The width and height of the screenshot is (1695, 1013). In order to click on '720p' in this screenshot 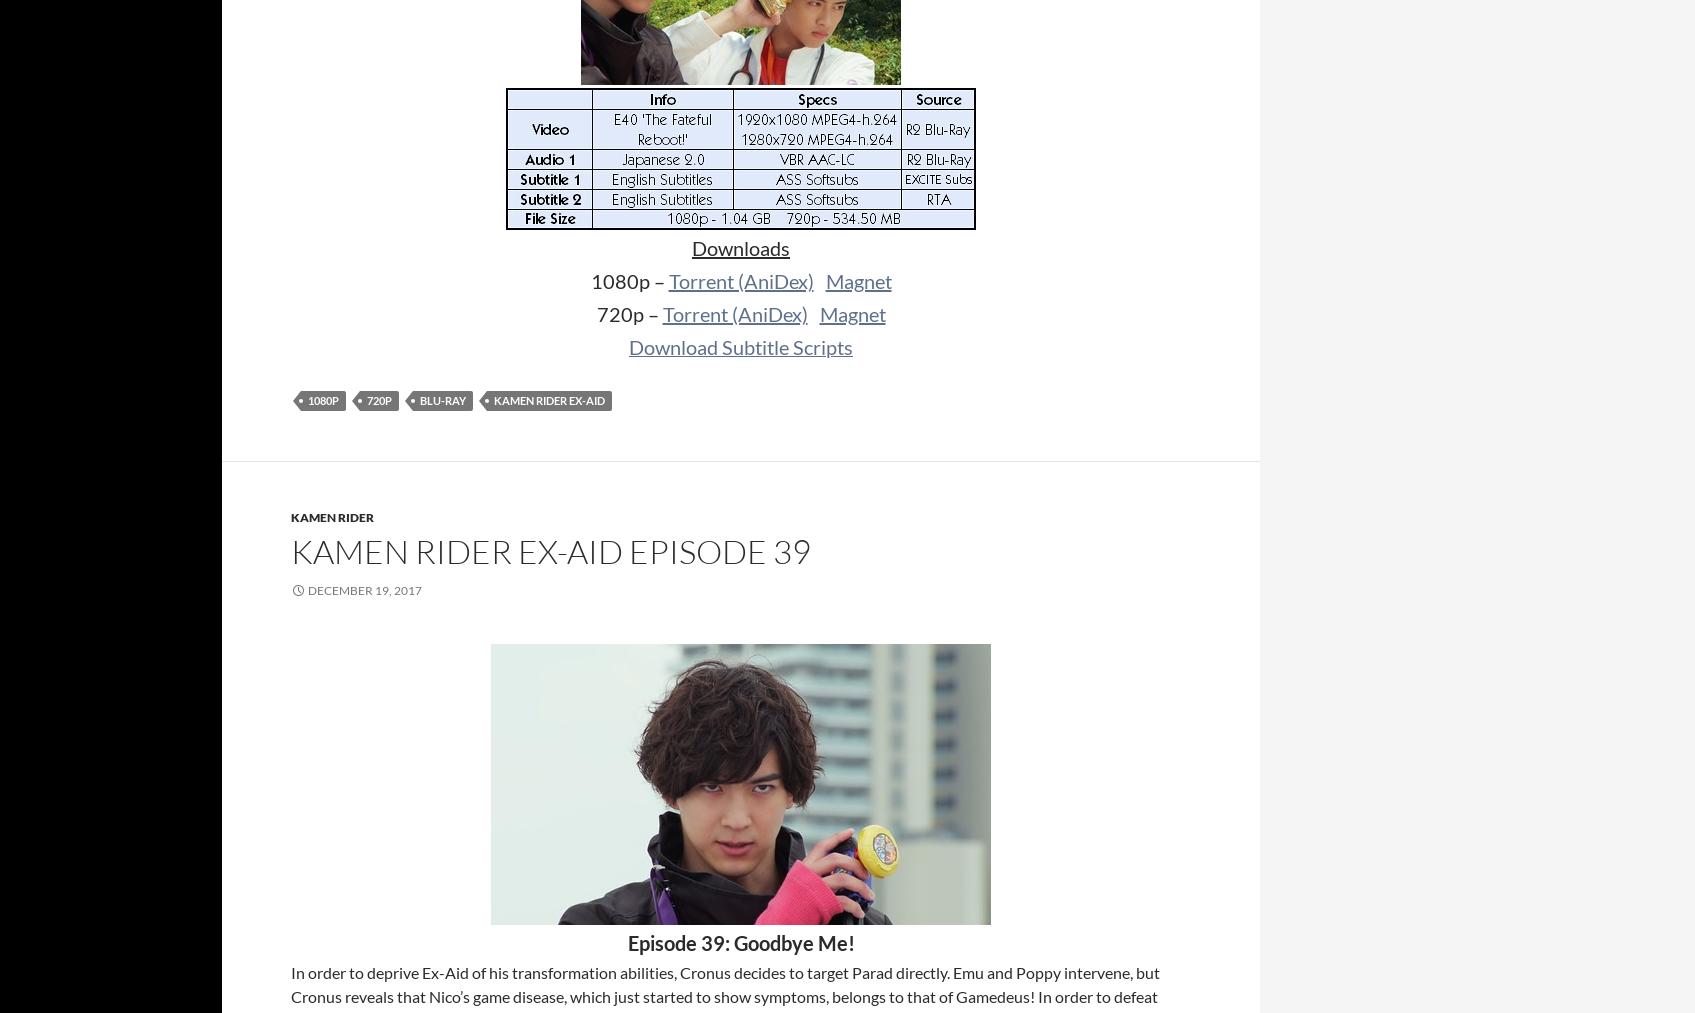, I will do `click(378, 400)`.